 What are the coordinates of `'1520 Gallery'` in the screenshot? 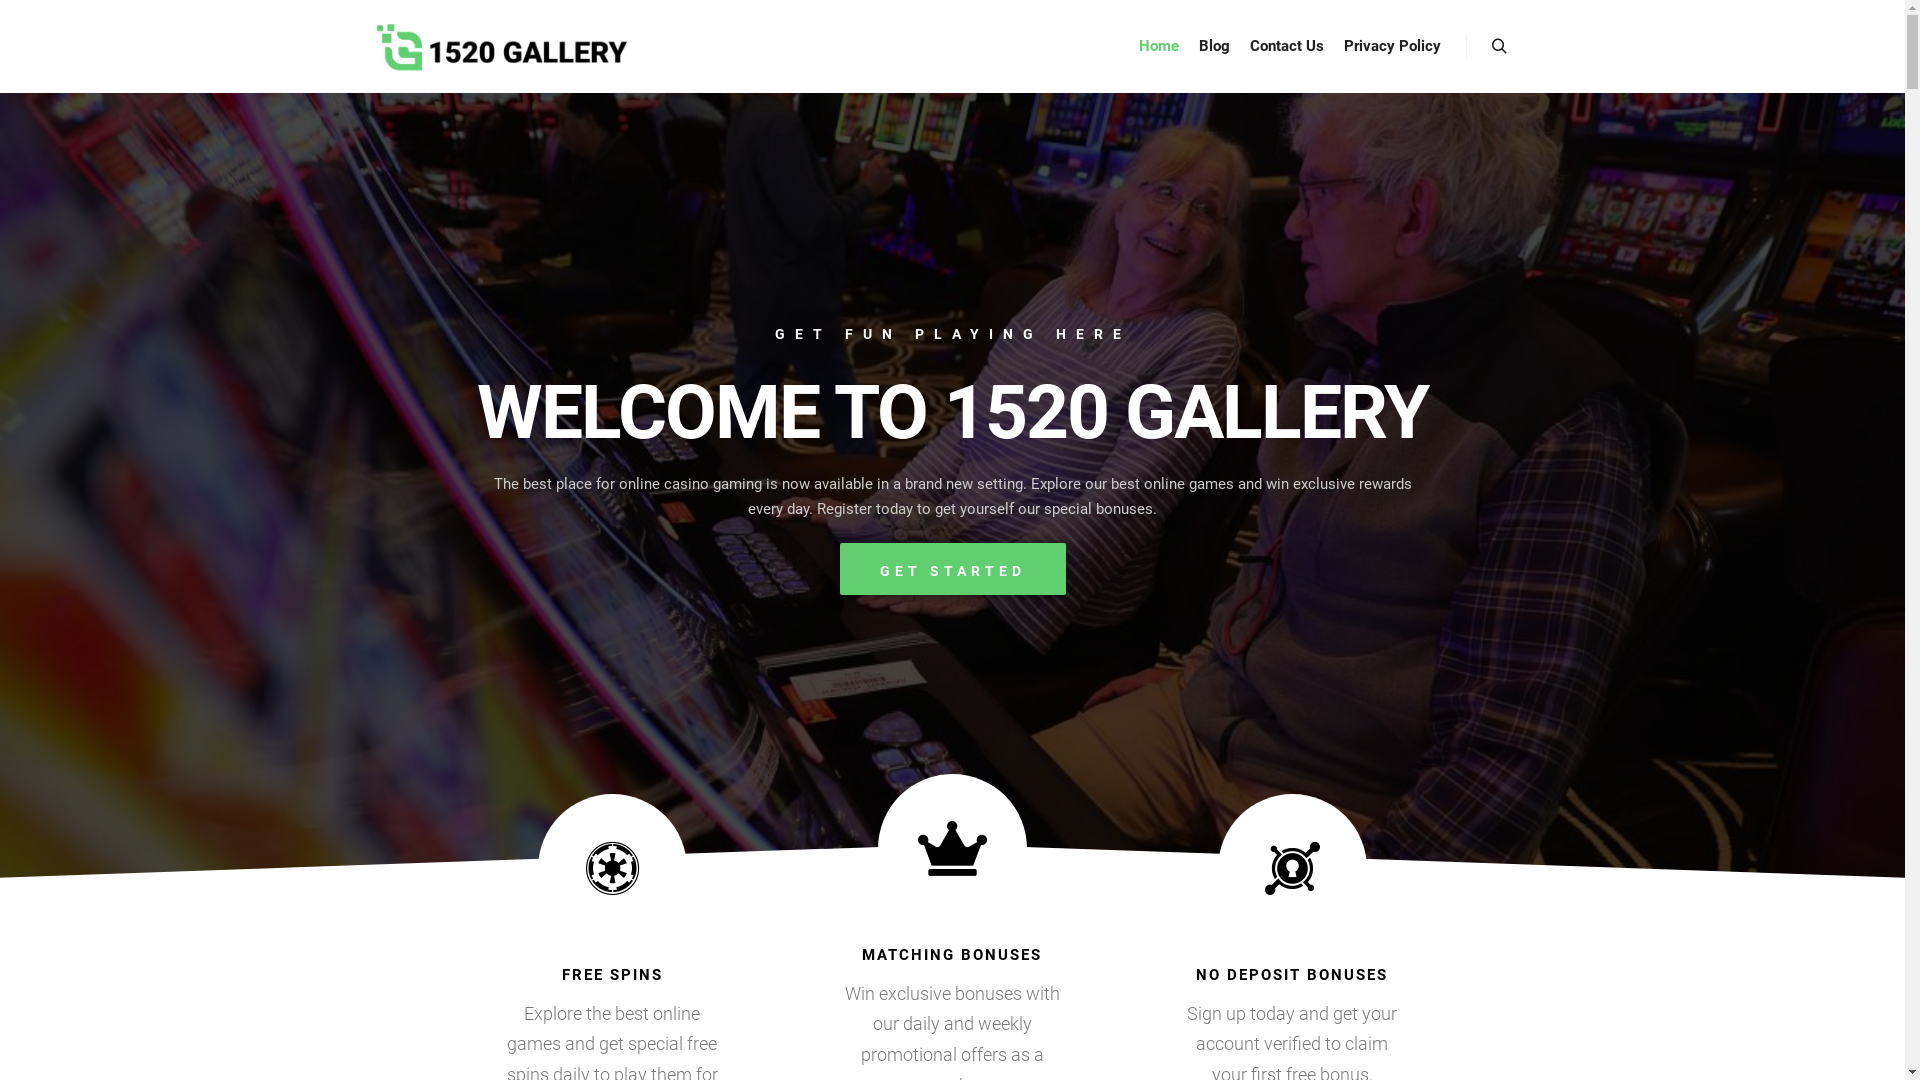 It's located at (500, 45).